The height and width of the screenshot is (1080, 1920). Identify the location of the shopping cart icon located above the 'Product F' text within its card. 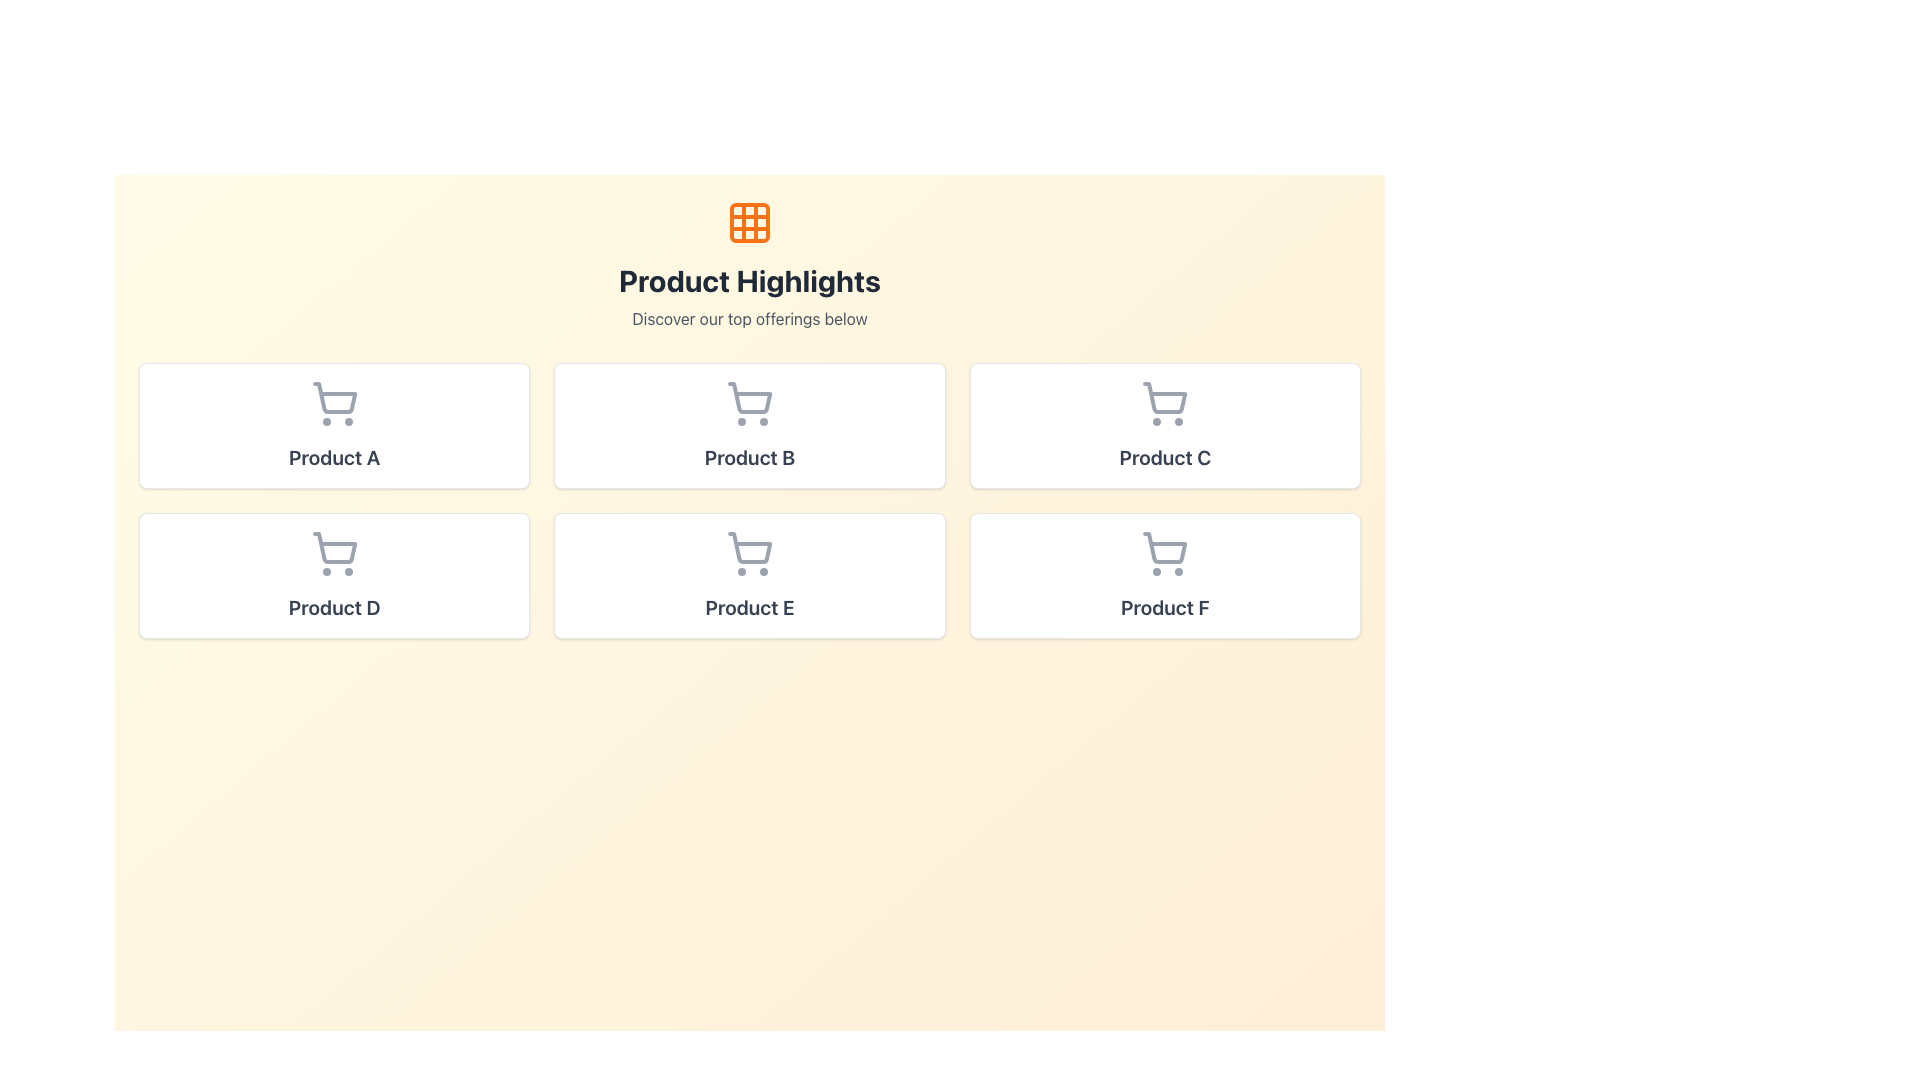
(1165, 554).